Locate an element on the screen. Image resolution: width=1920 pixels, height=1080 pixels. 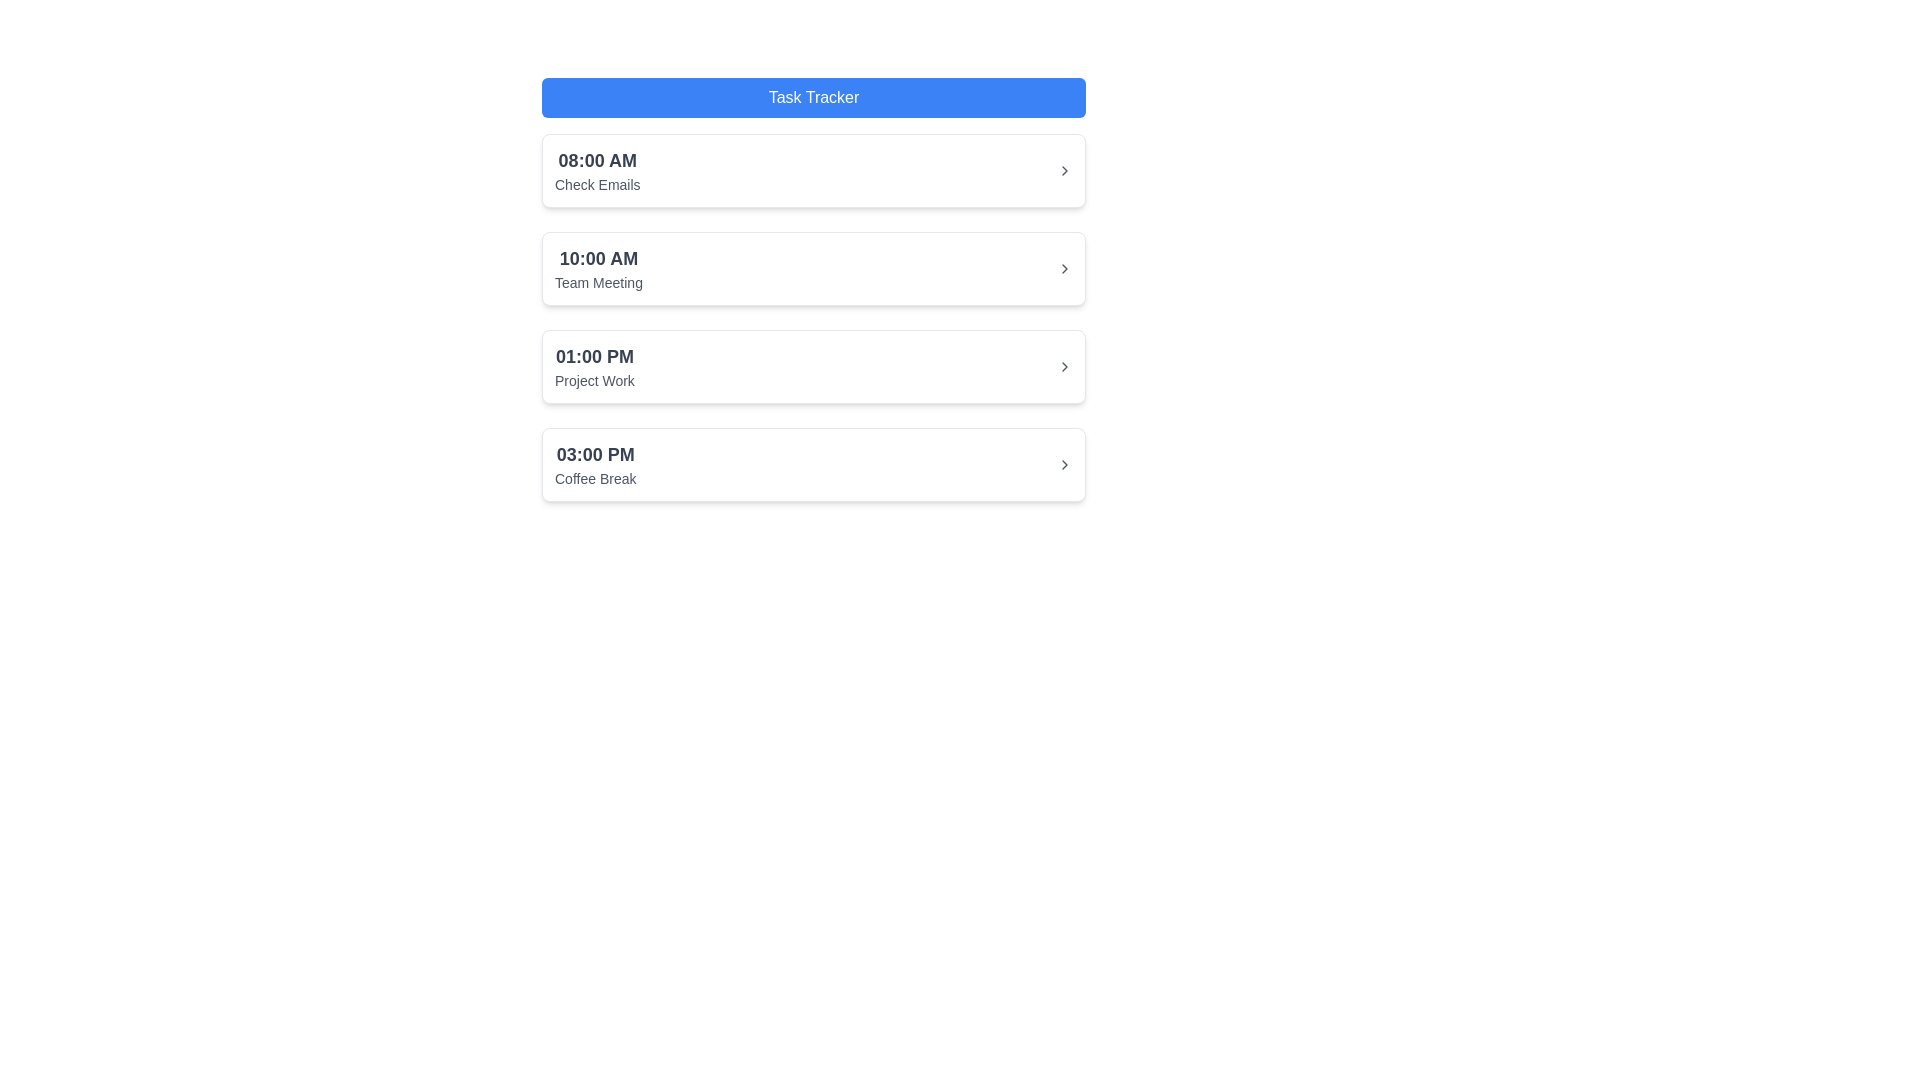
the small gray text label displaying 'Check Emails', which is located below the larger bold text '08:00 AM' in the first entry of the task list is located at coordinates (596, 185).